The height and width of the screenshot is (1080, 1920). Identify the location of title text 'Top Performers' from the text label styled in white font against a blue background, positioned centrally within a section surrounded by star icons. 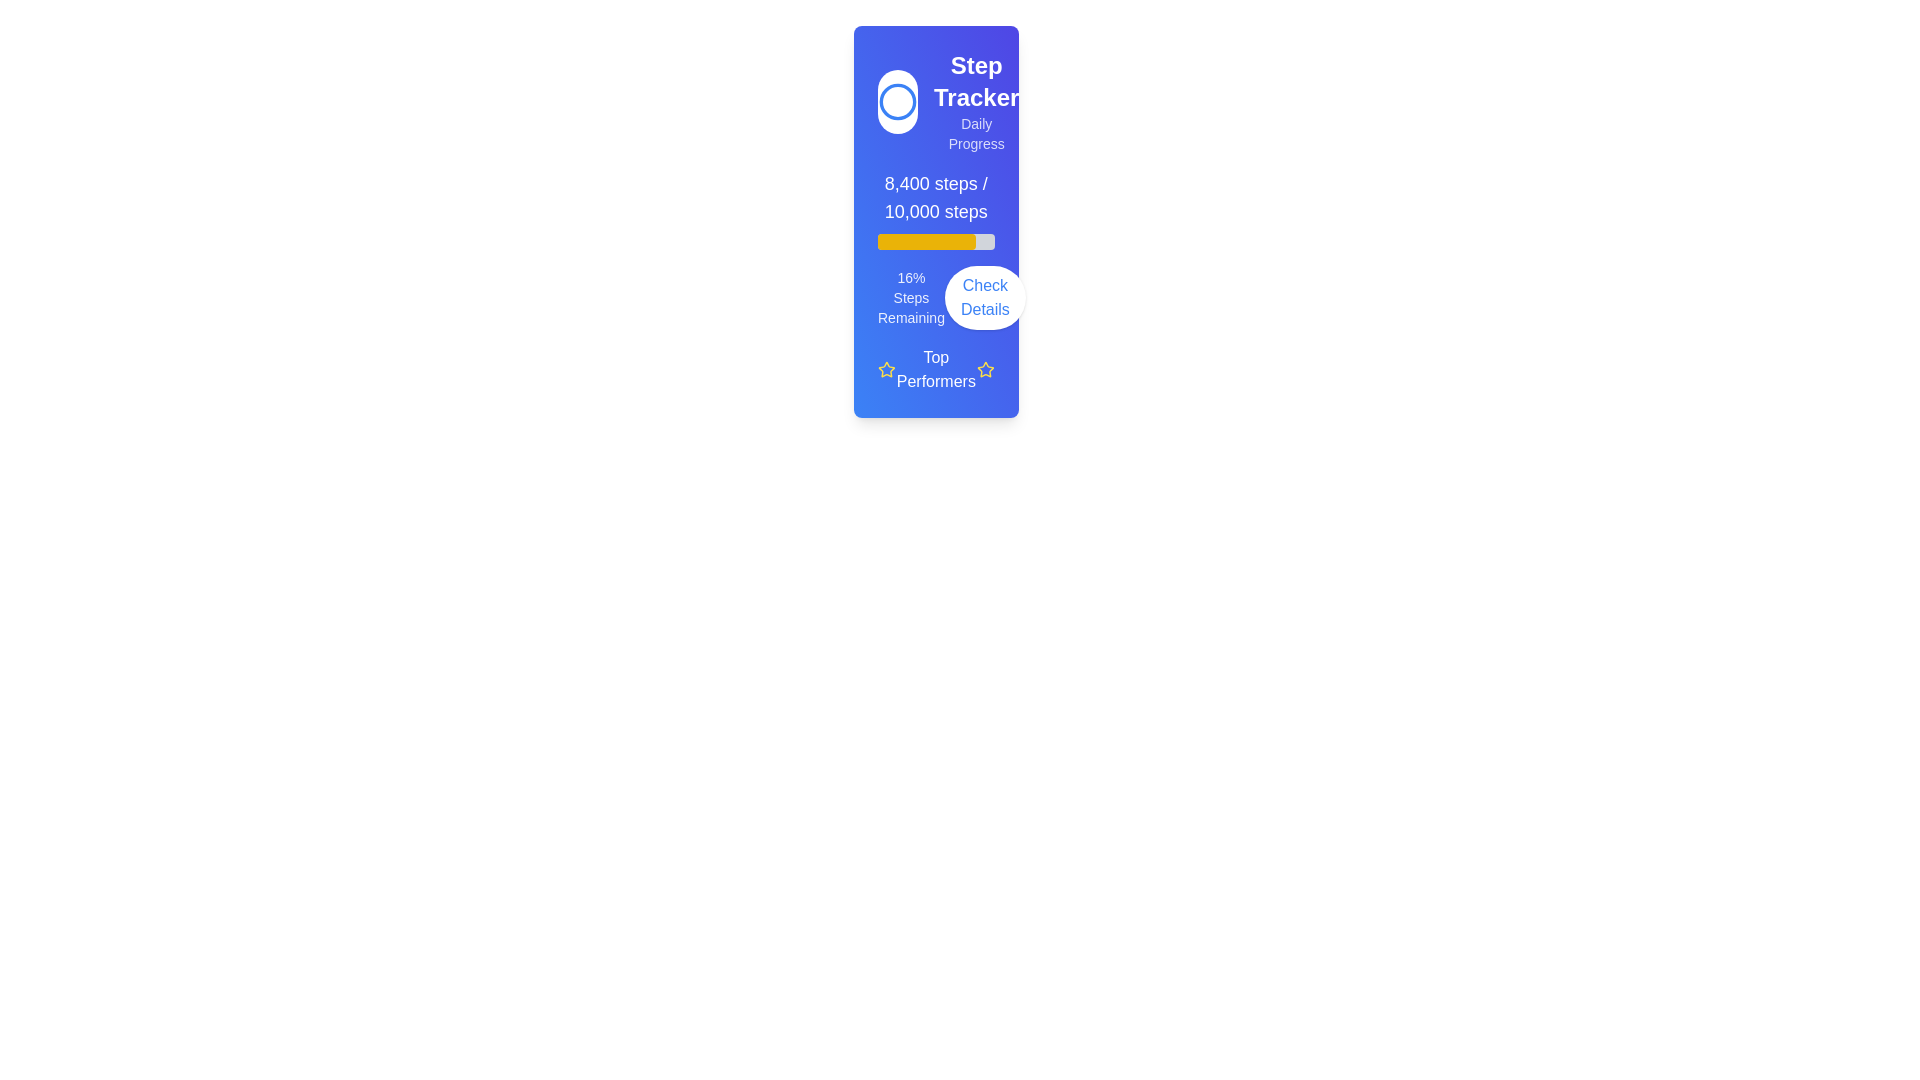
(935, 370).